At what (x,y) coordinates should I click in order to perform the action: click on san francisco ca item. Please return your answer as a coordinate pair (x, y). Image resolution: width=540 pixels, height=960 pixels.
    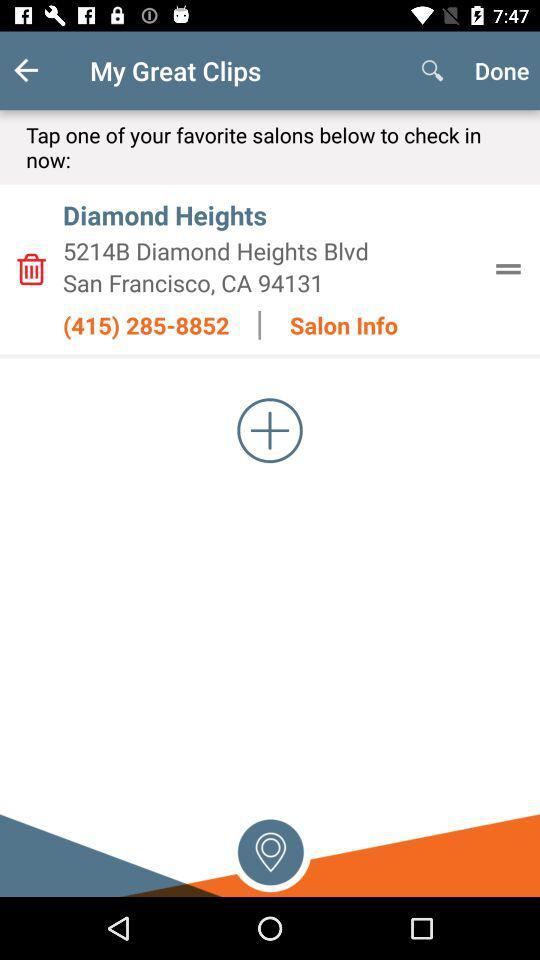
    Looking at the image, I should click on (270, 281).